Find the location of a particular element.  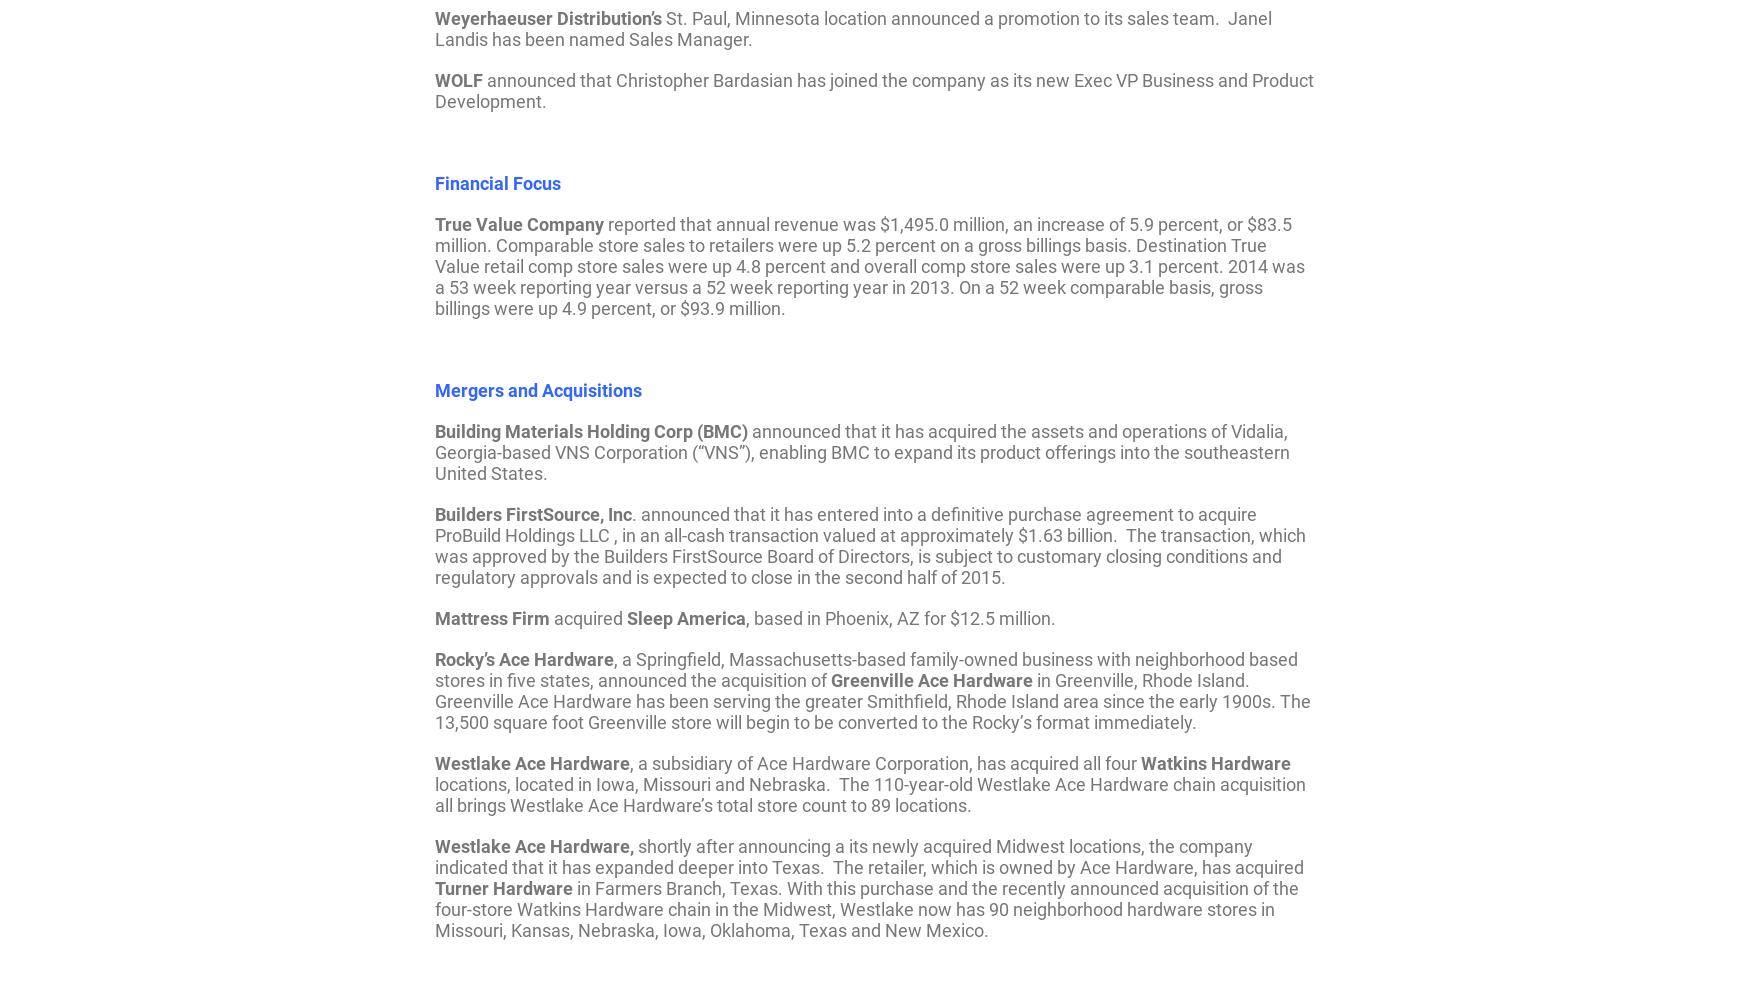

'locations, located in Iowa, Missouri and Nebraska.  The 110-year-old Westlake Ace Hardware chain acquisition all brings Westlake Ace Hardware’s total store count to 89 locations.' is located at coordinates (870, 794).